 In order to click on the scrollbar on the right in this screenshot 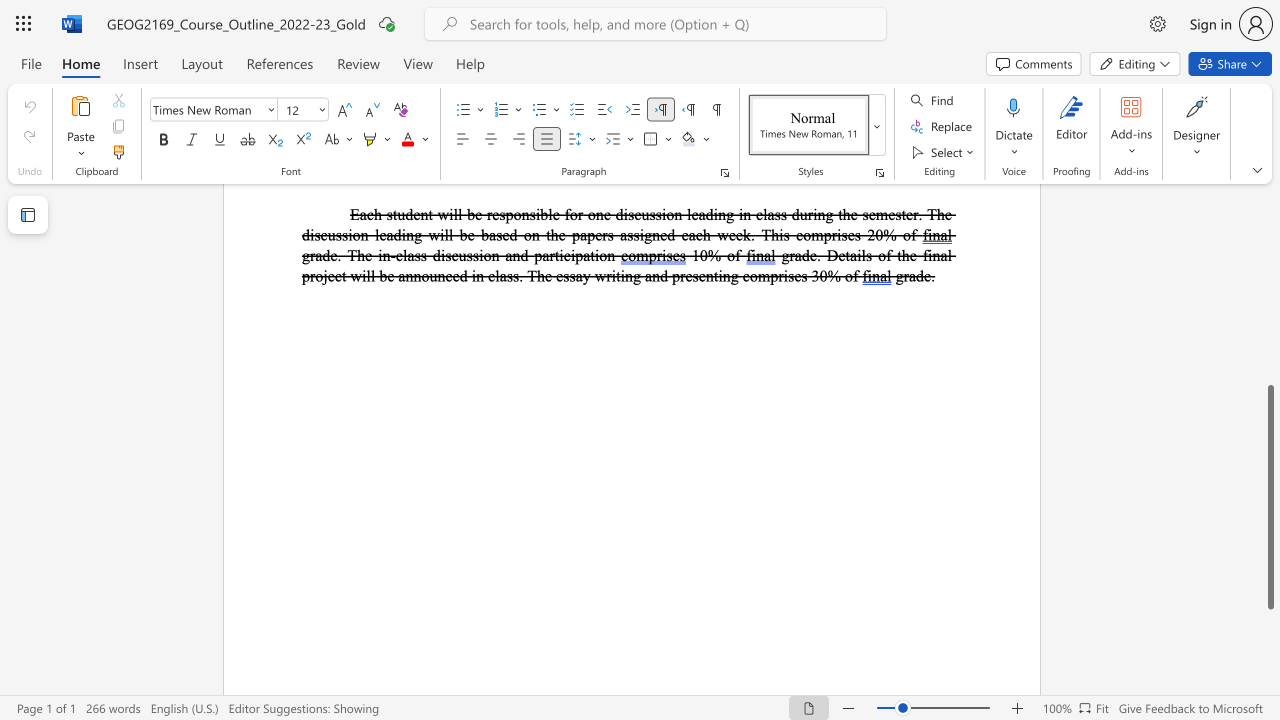, I will do `click(1269, 228)`.